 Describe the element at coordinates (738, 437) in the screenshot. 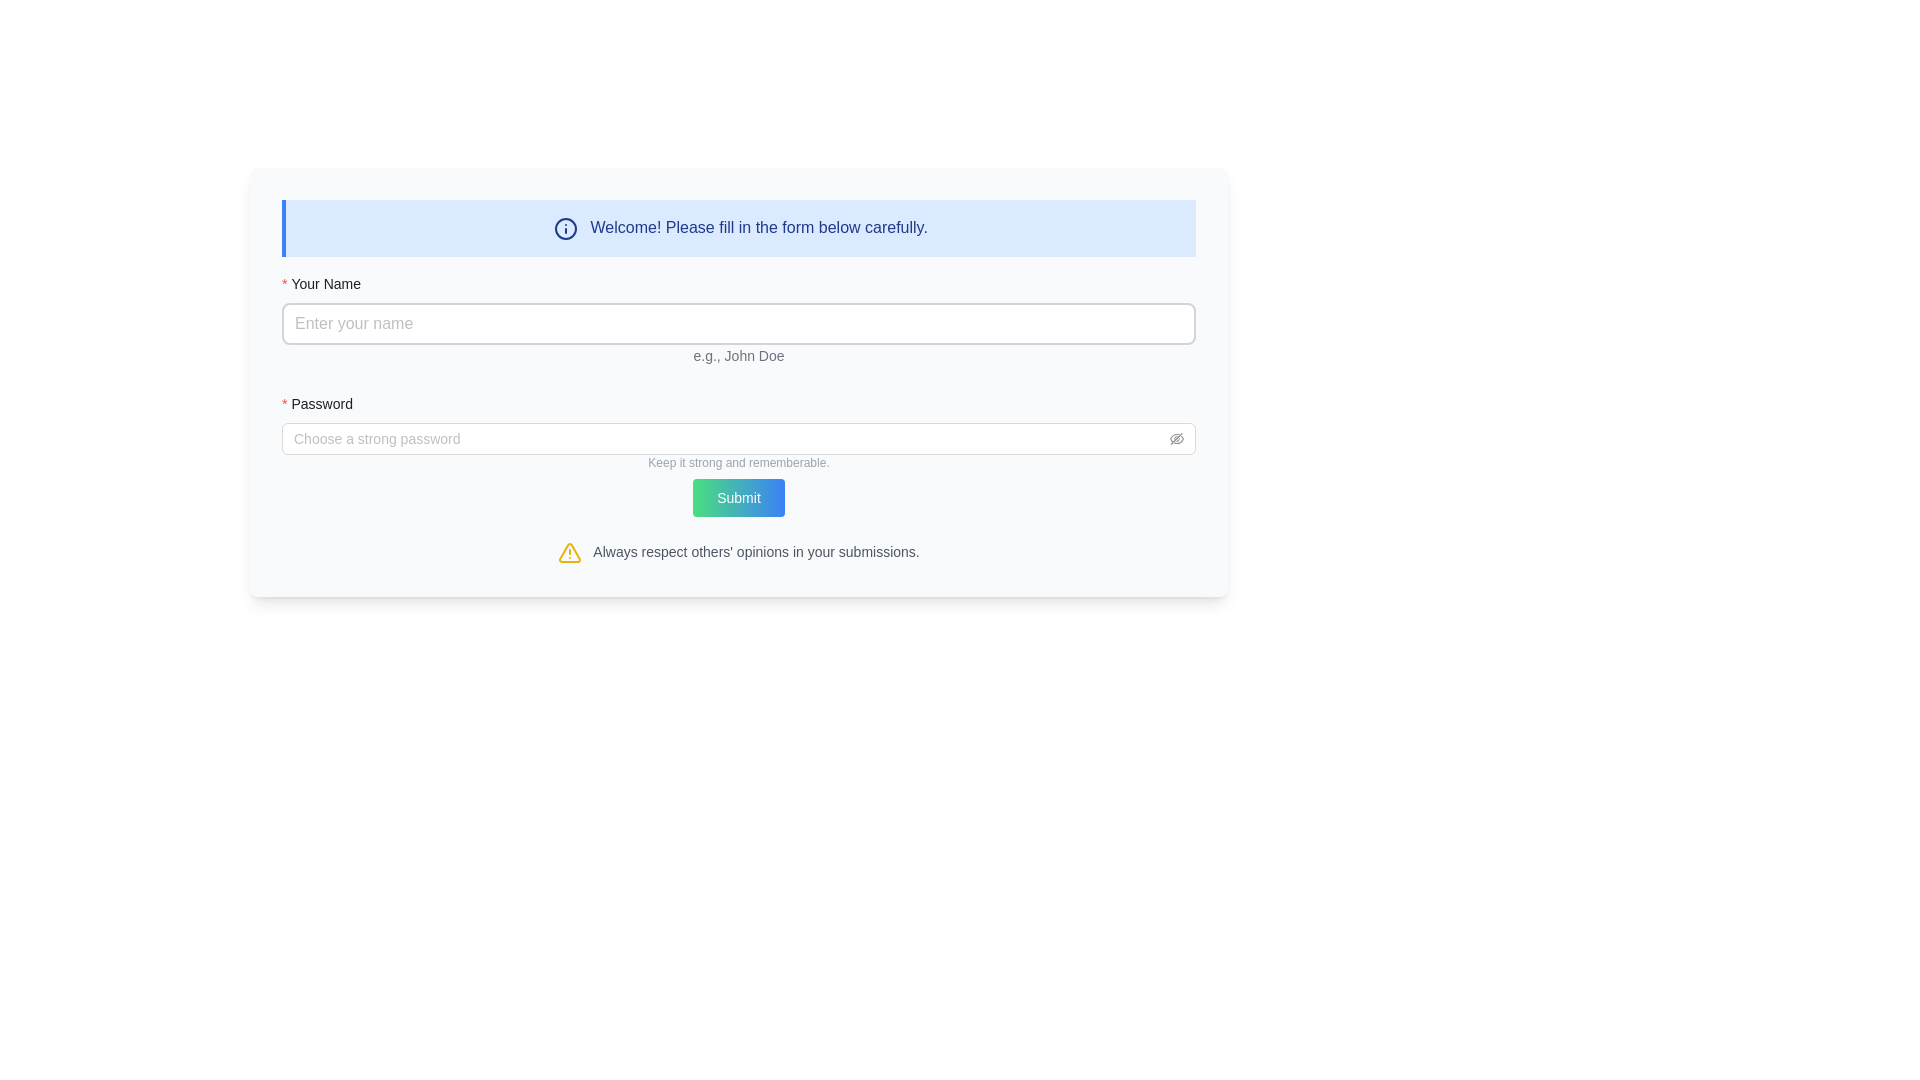

I see `the eye icon in the Password input field` at that location.